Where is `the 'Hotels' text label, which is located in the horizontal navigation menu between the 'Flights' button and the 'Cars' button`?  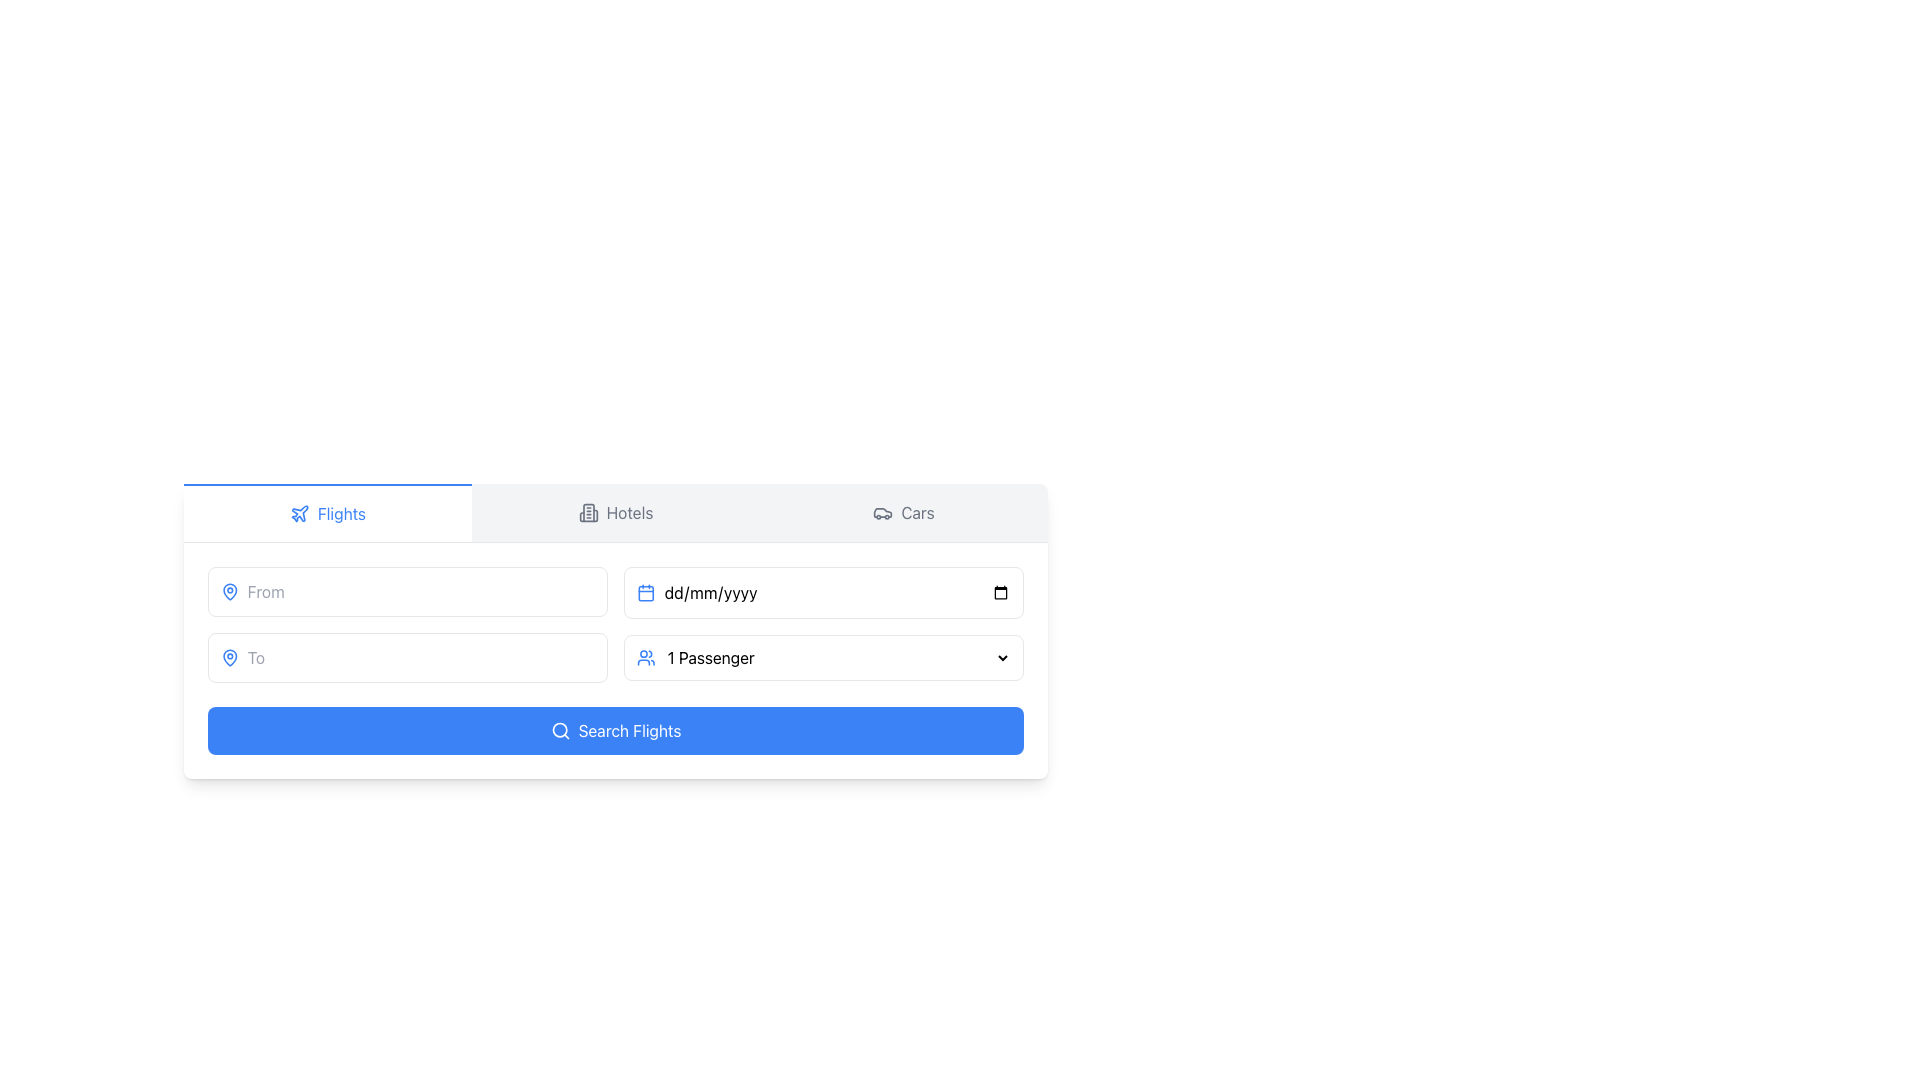 the 'Hotels' text label, which is located in the horizontal navigation menu between the 'Flights' button and the 'Cars' button is located at coordinates (628, 512).